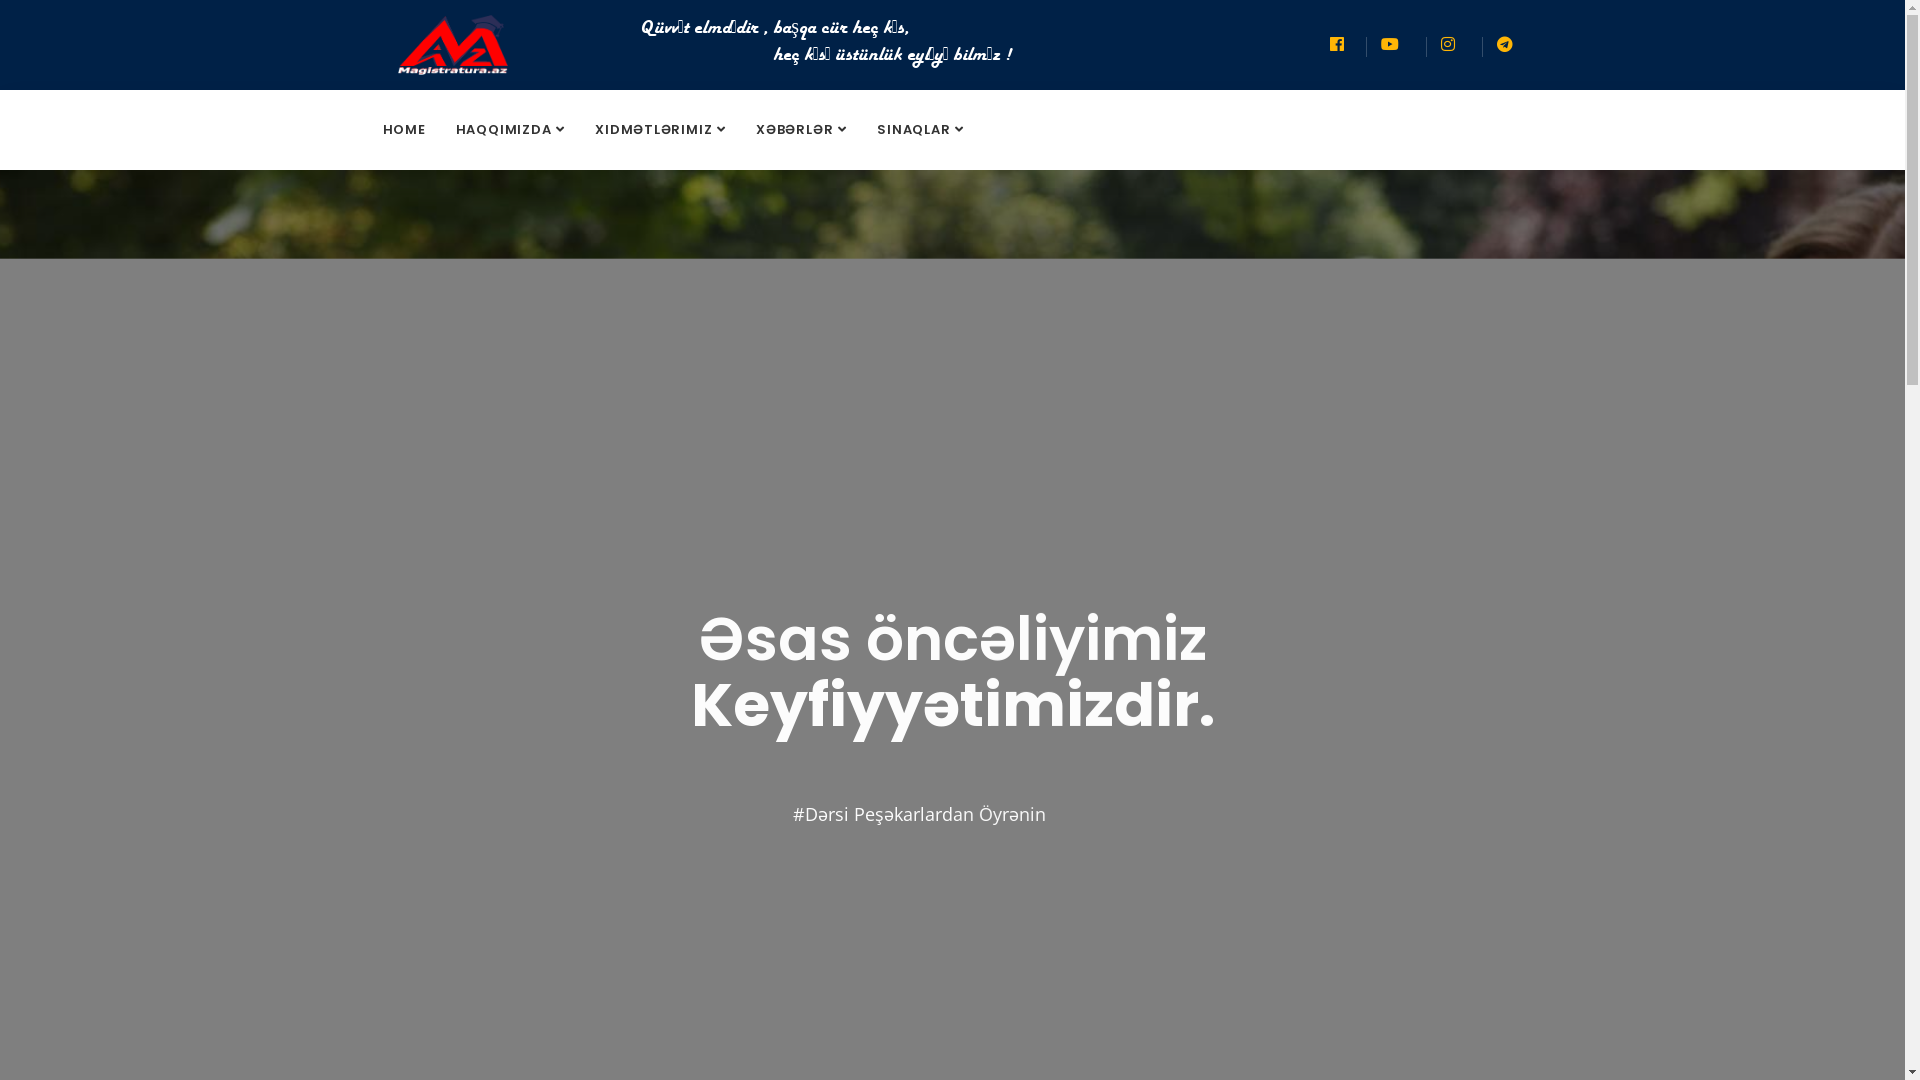 The image size is (1920, 1080). What do you see at coordinates (862, 130) in the screenshot?
I see `'SINAQLAR'` at bounding box center [862, 130].